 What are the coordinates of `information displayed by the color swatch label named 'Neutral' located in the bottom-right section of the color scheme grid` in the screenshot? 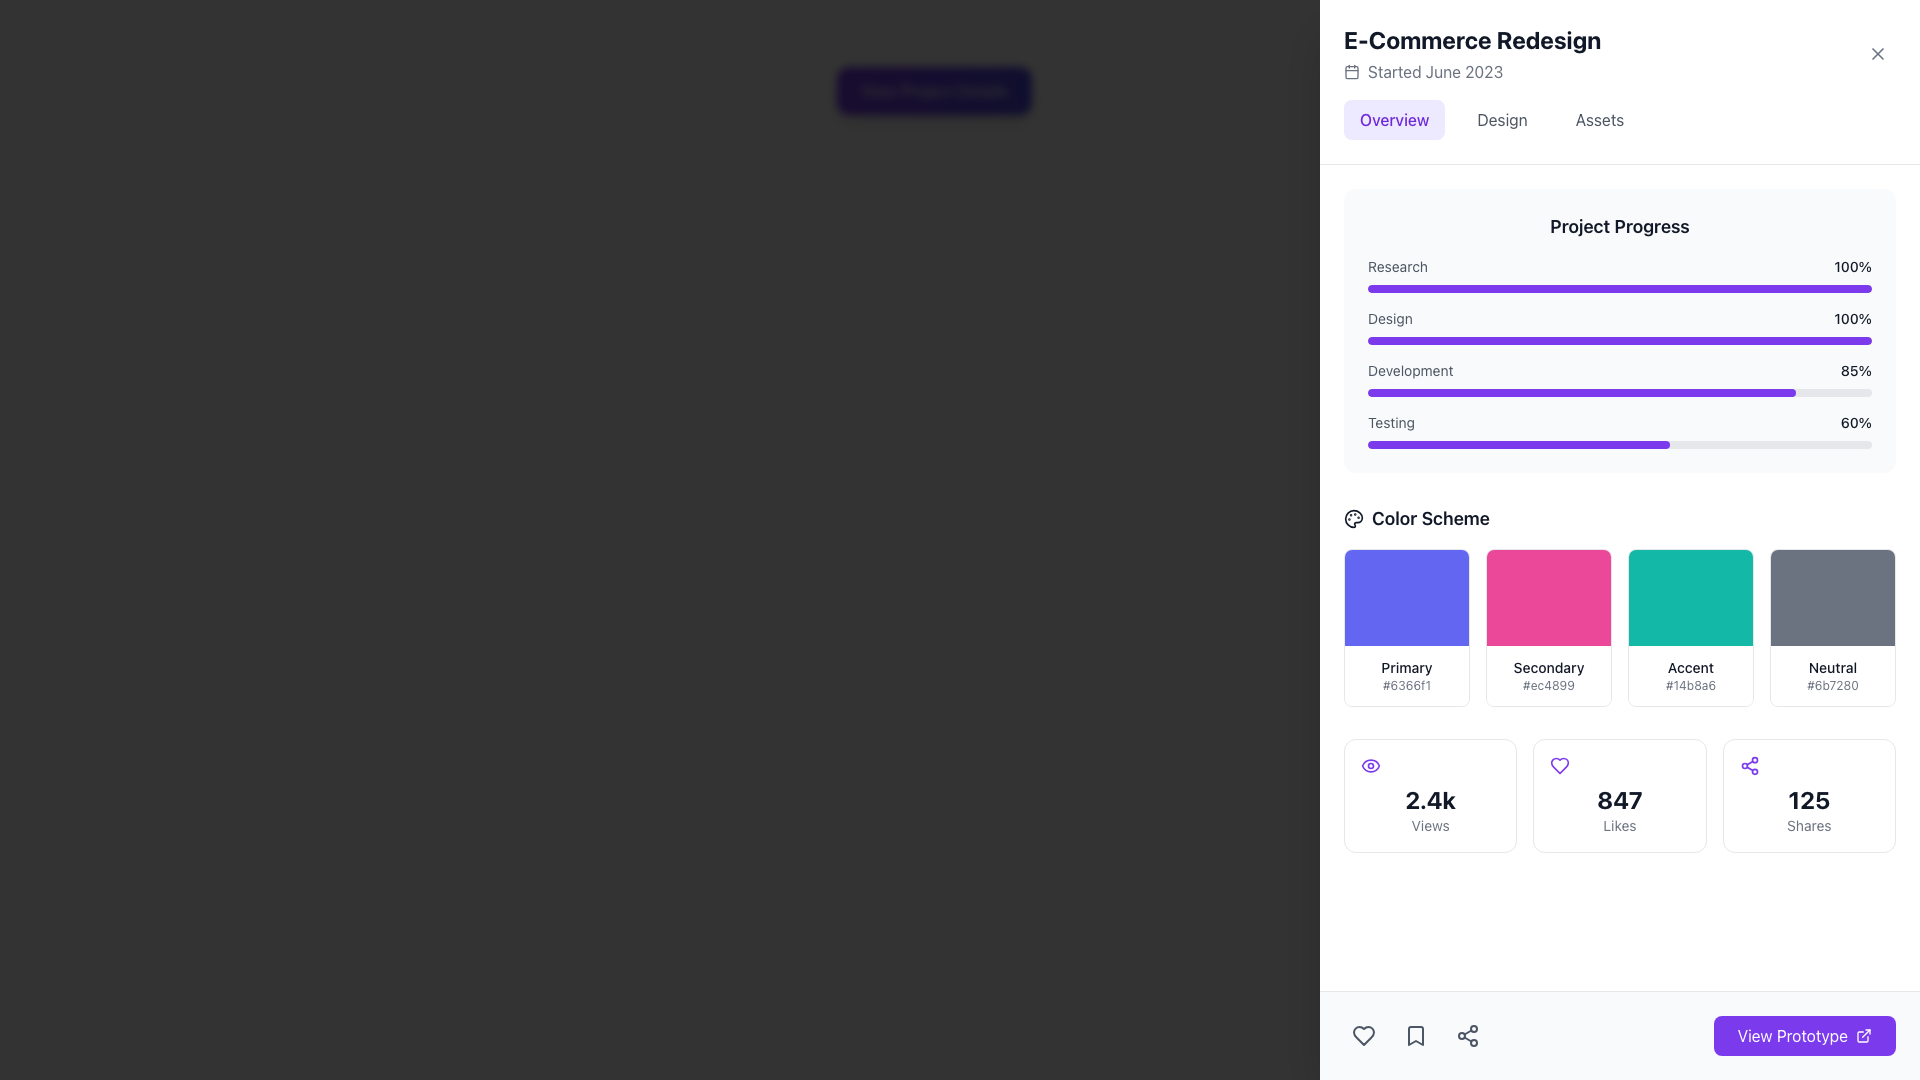 It's located at (1833, 675).